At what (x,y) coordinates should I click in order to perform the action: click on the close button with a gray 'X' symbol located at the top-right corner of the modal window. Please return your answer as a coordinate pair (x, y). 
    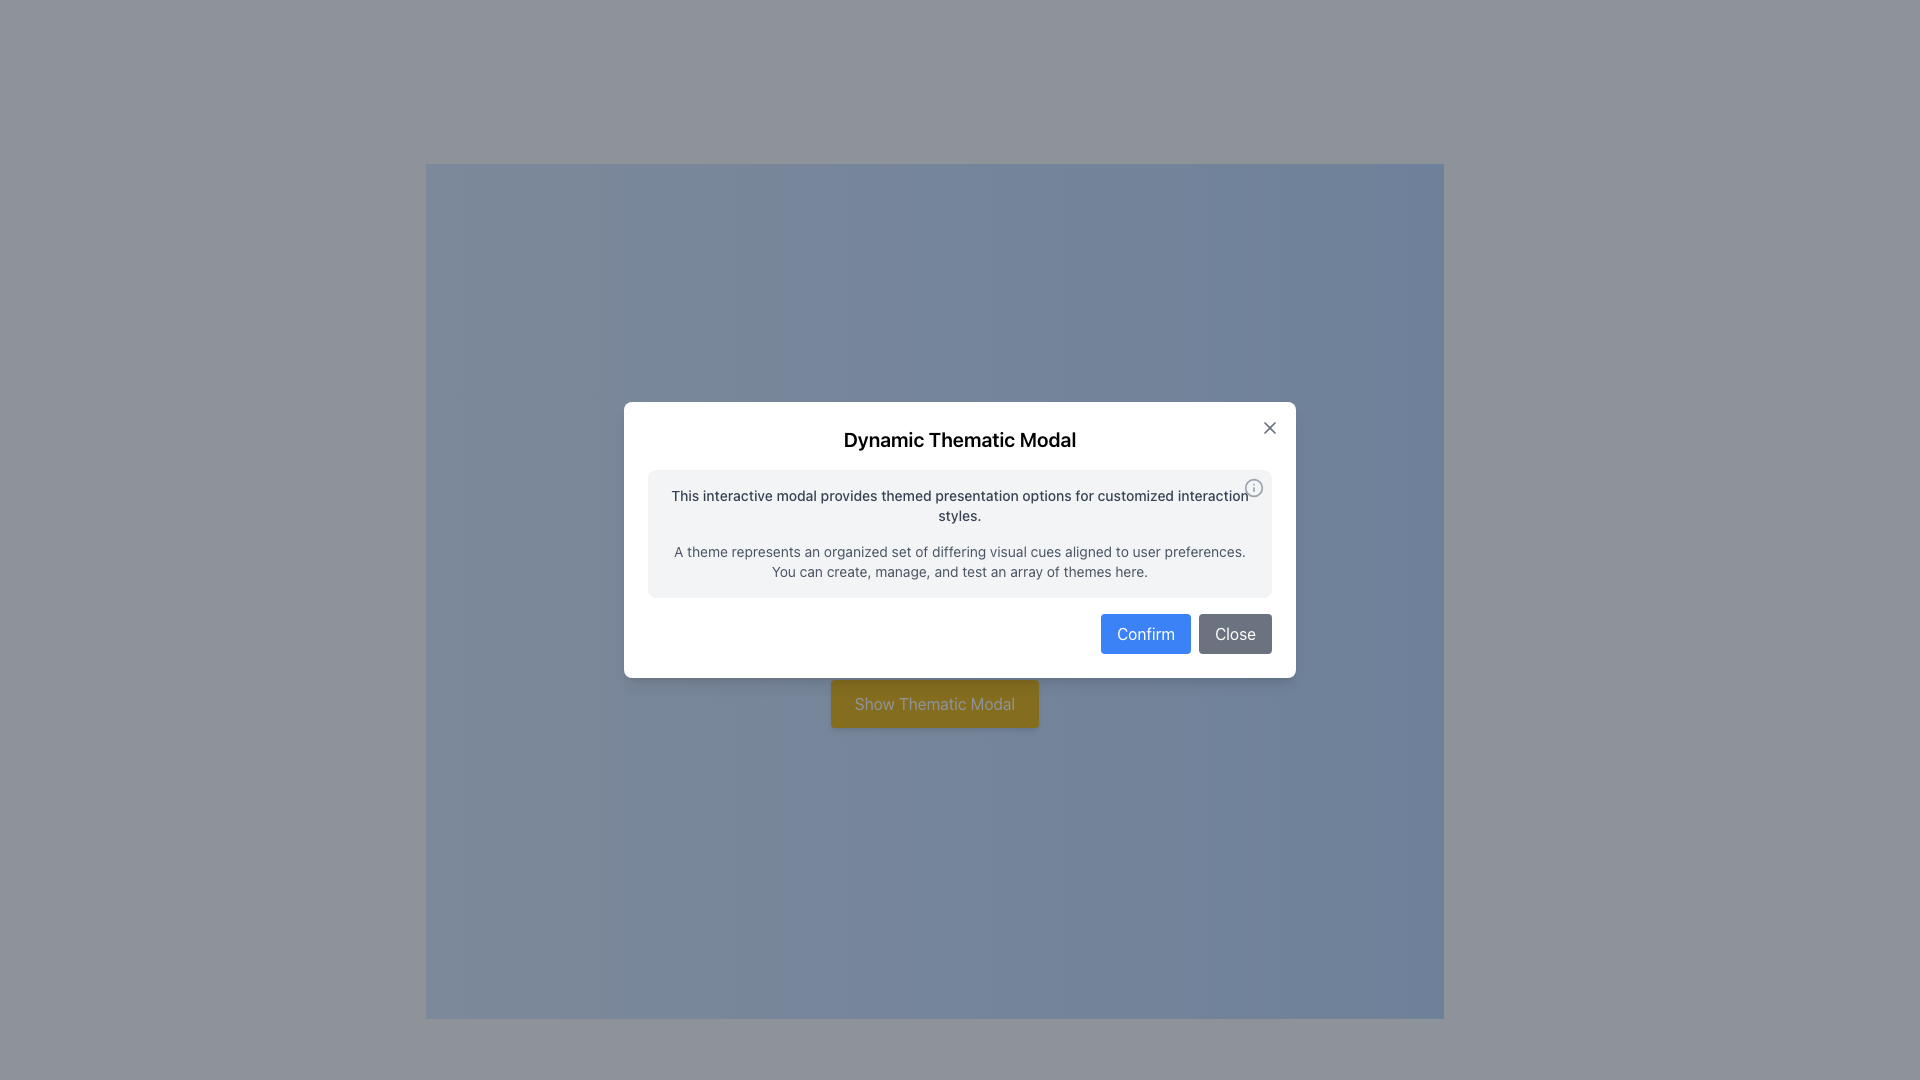
    Looking at the image, I should click on (1269, 427).